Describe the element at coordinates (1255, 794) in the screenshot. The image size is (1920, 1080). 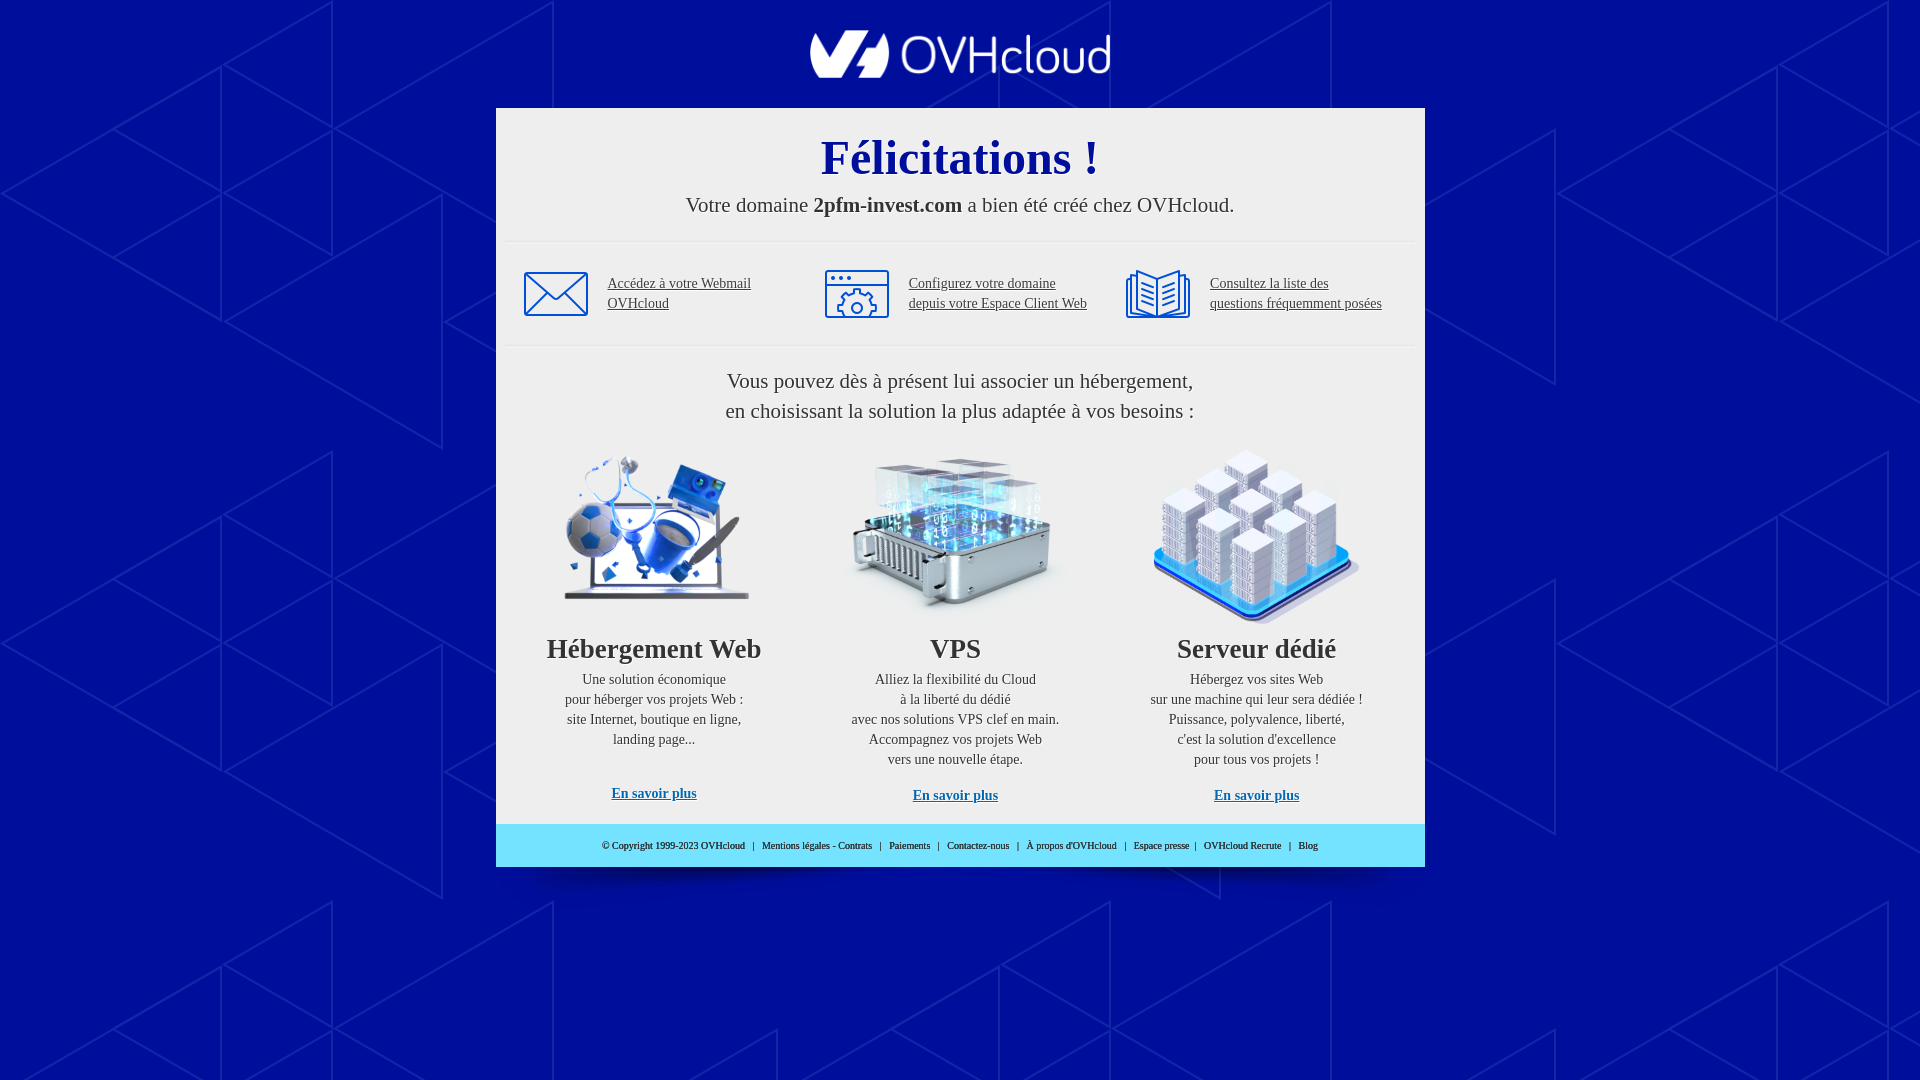
I see `'En savoir plus'` at that location.